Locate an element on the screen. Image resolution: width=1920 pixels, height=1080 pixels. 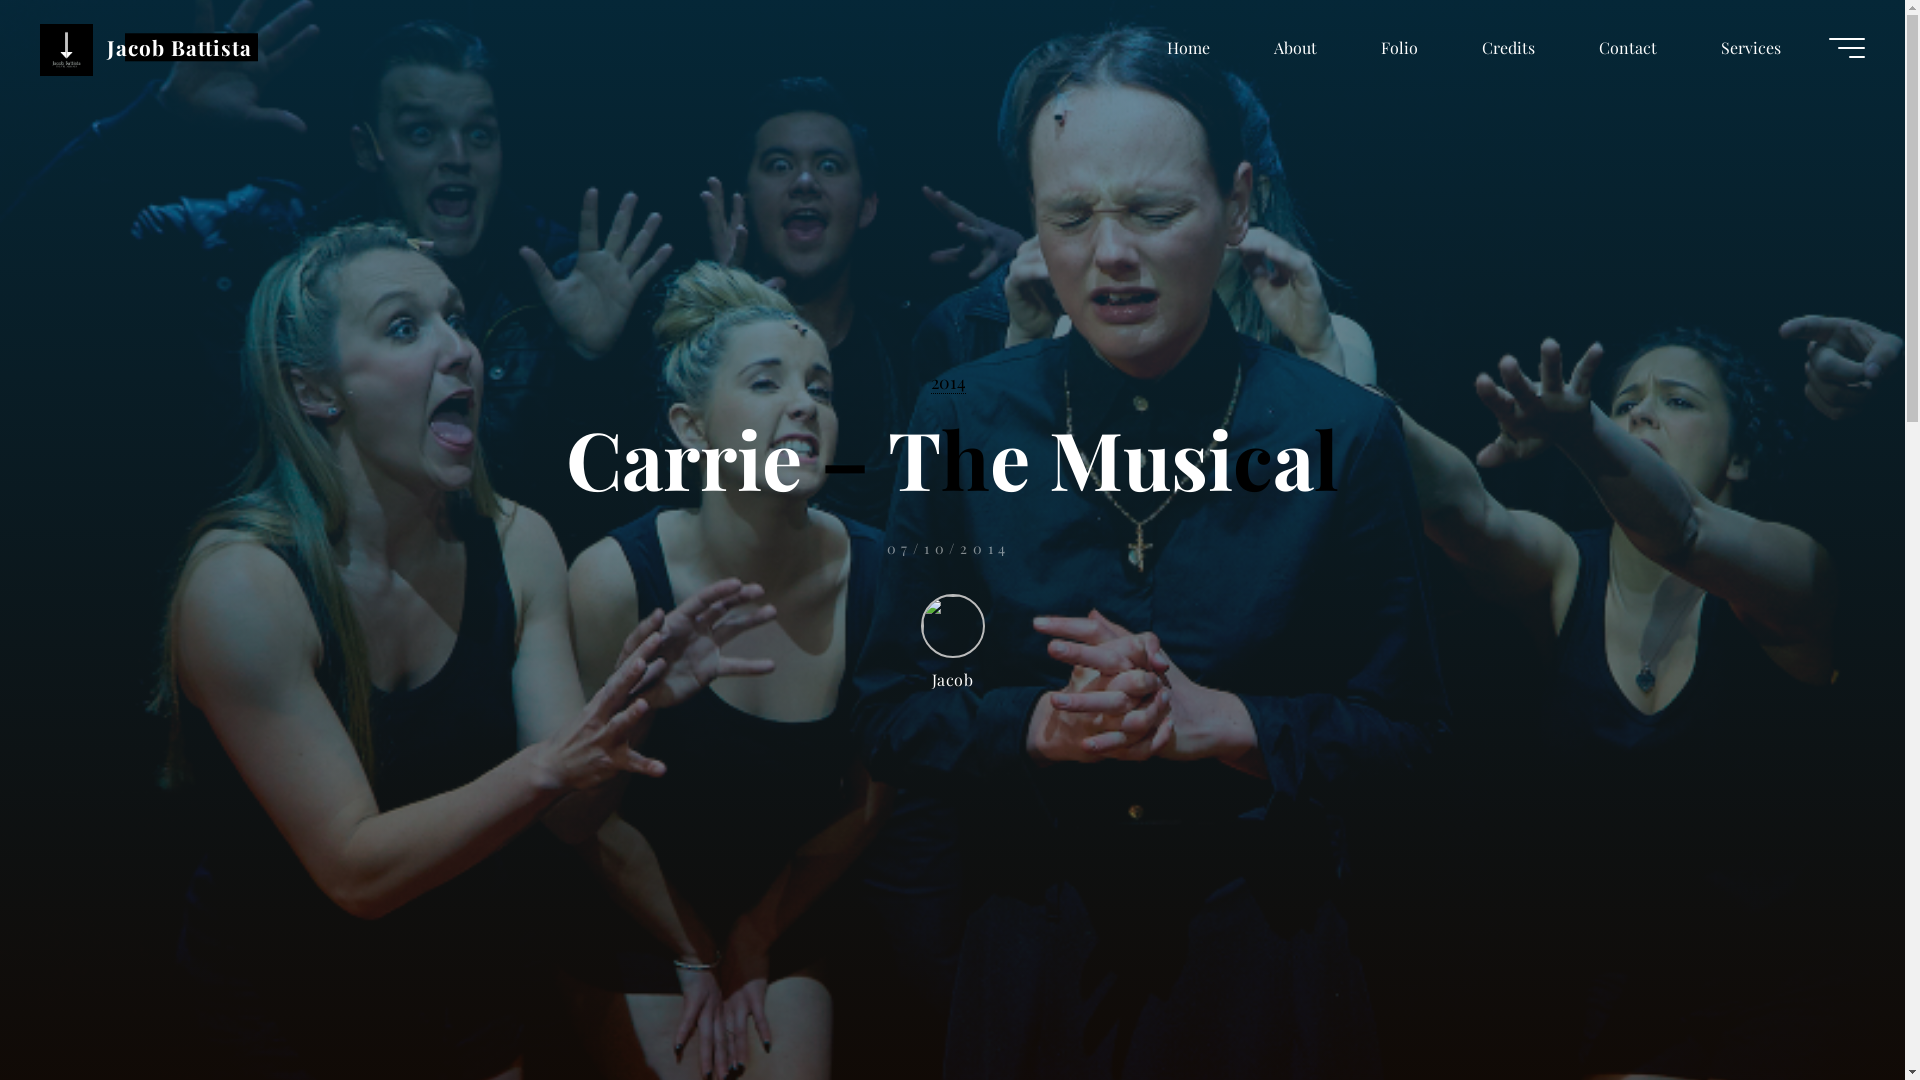
'Jacob' is located at coordinates (919, 641).